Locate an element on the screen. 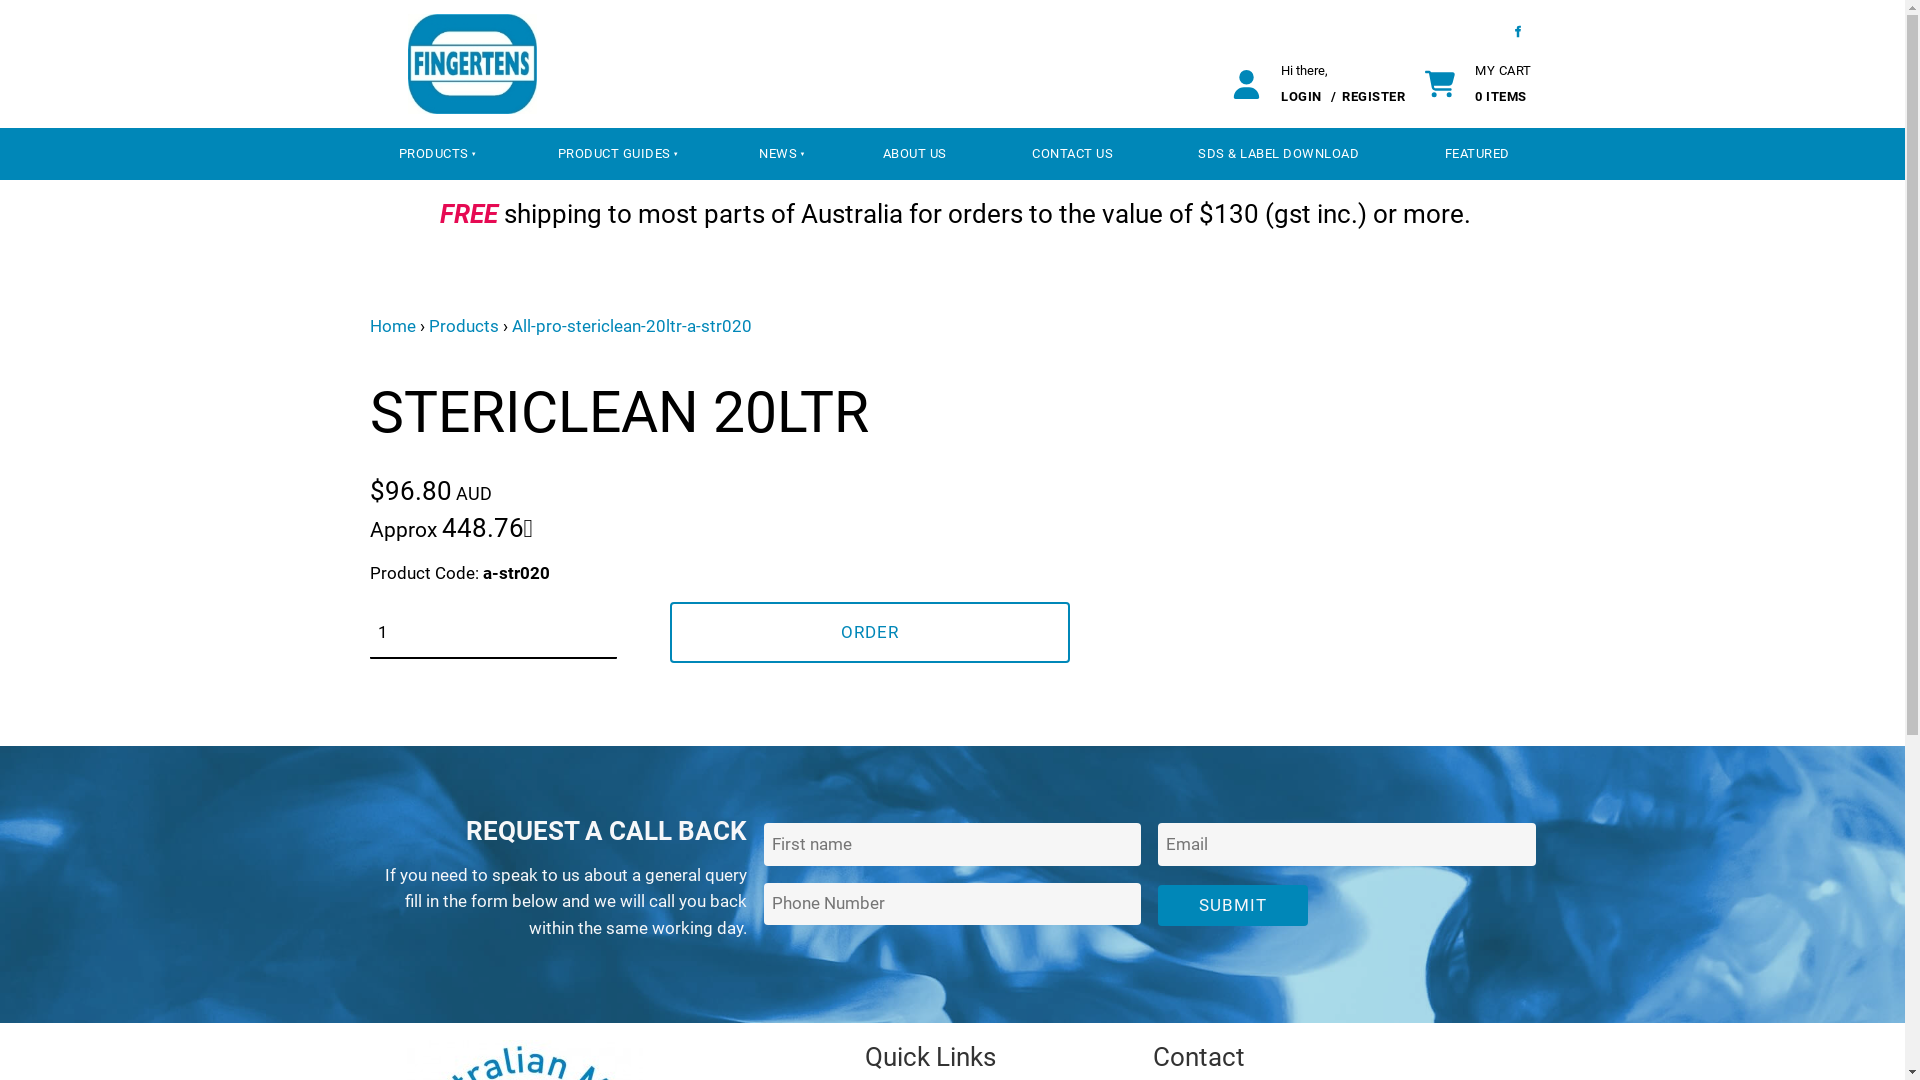 This screenshot has width=1920, height=1080. 'Home' is located at coordinates (393, 325).